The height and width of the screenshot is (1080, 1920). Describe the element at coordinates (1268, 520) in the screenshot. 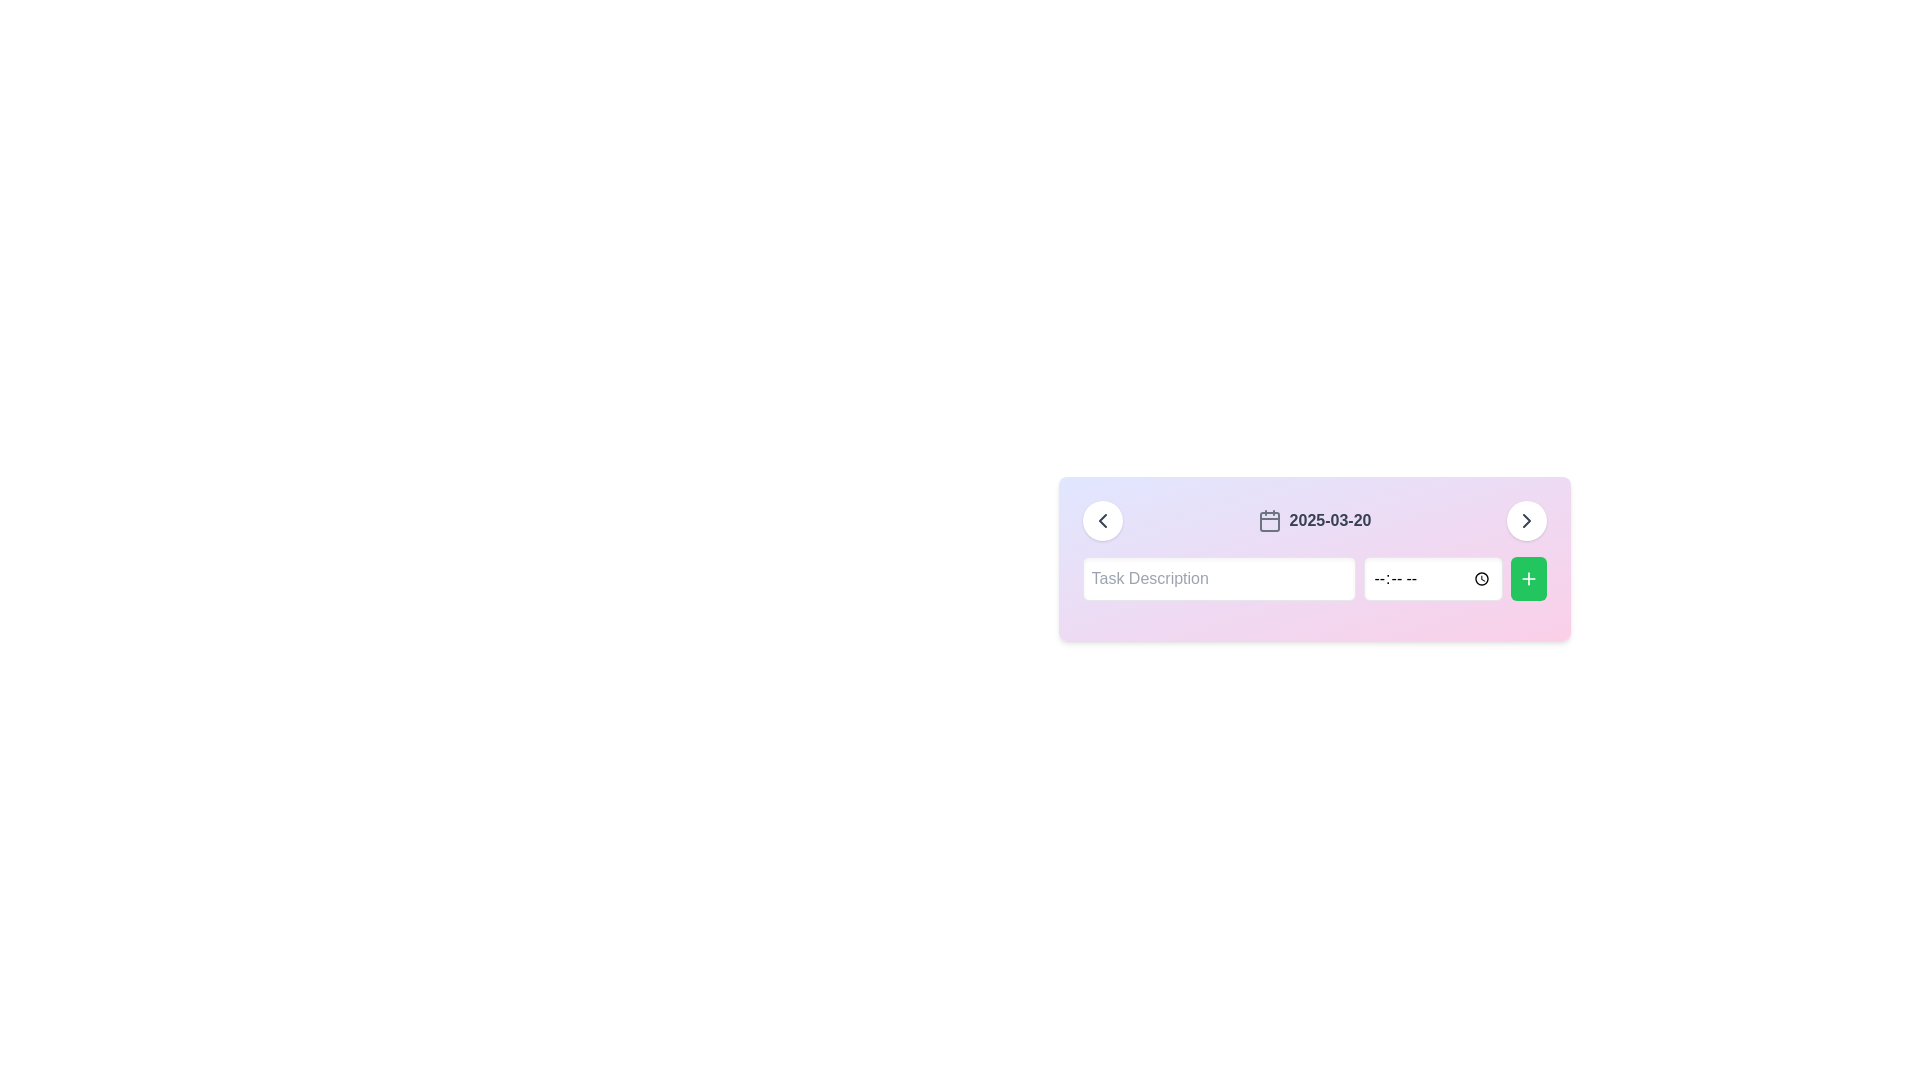

I see `the calendar icon element that signifies the area where dates are displayed, located to the left of the date label '2025-03-20'` at that location.